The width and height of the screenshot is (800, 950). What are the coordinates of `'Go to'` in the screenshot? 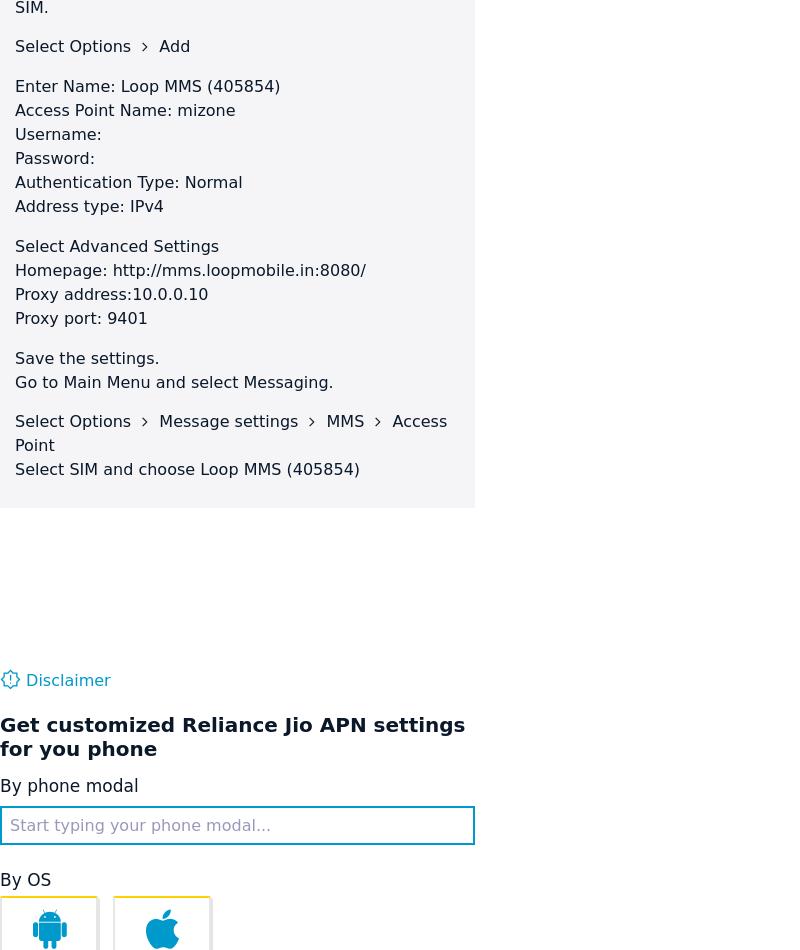 It's located at (38, 381).